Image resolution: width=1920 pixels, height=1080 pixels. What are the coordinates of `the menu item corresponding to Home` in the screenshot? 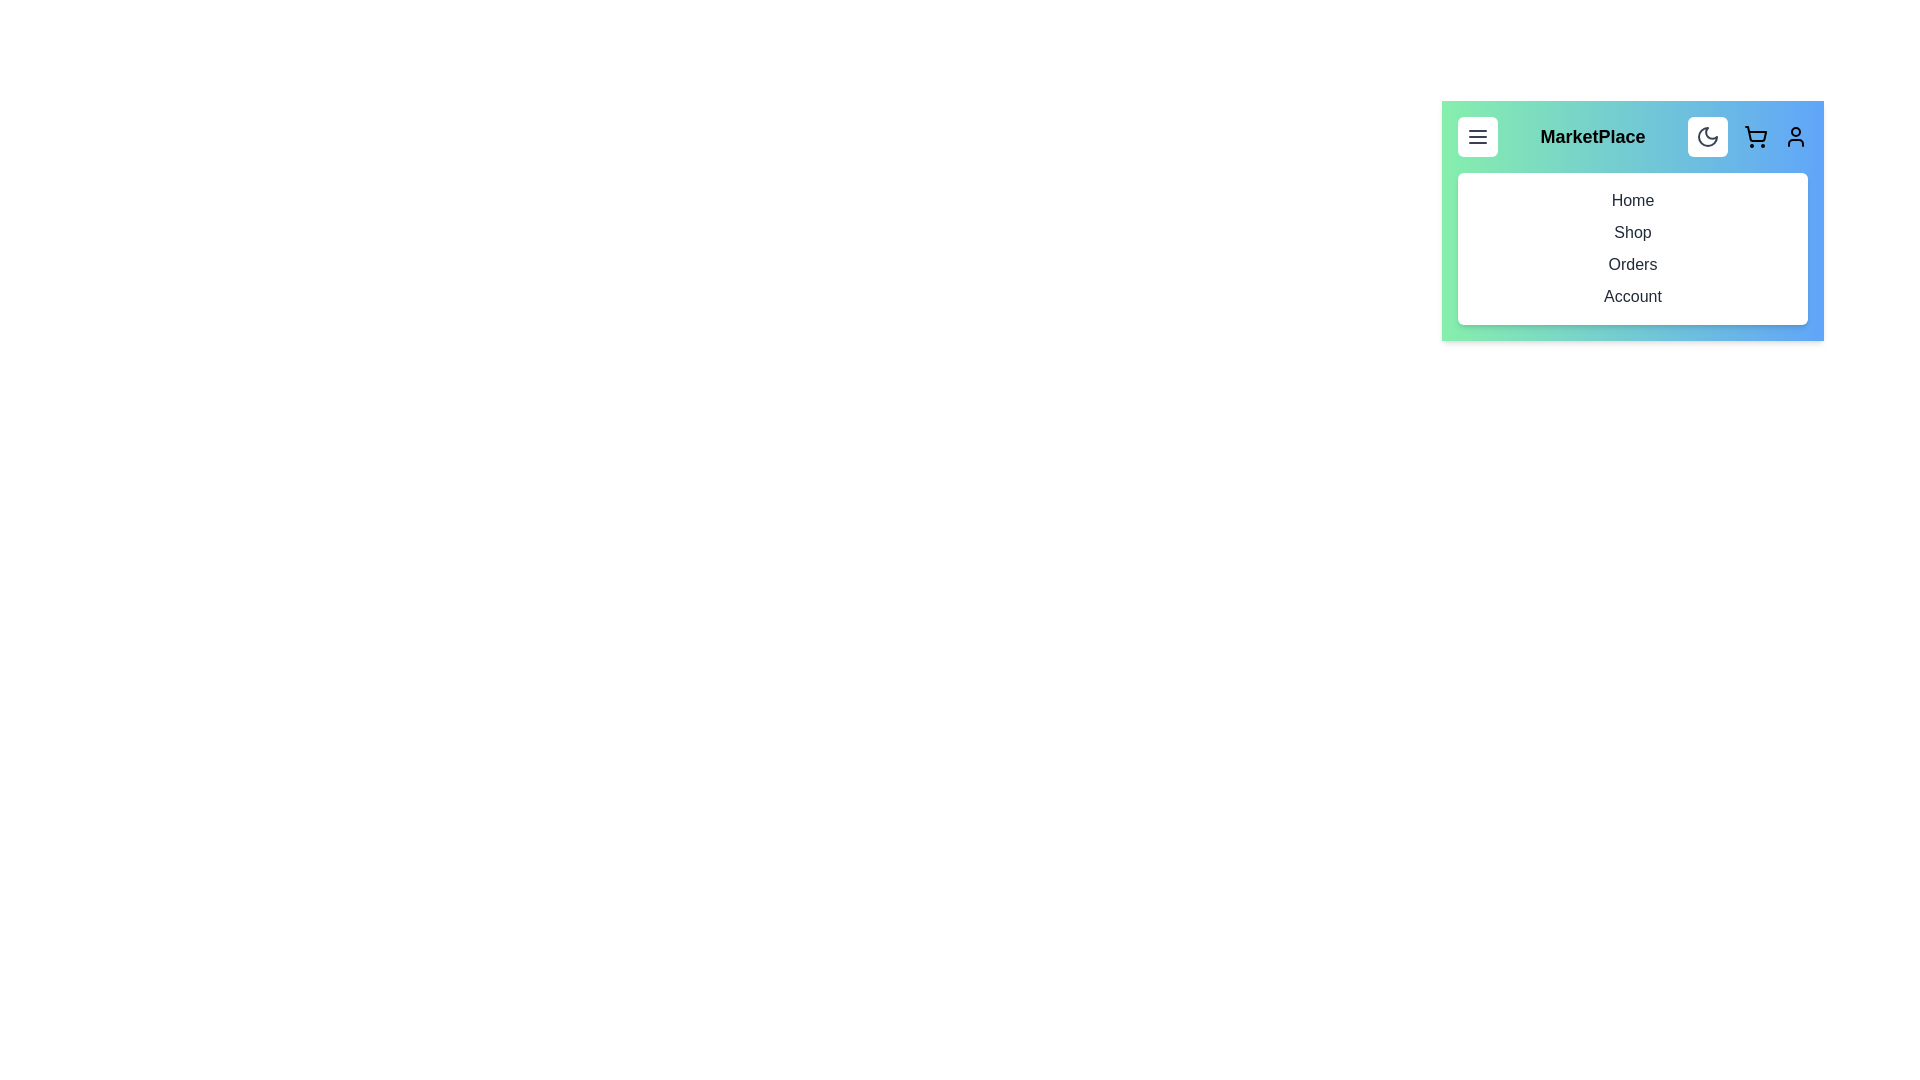 It's located at (1632, 200).